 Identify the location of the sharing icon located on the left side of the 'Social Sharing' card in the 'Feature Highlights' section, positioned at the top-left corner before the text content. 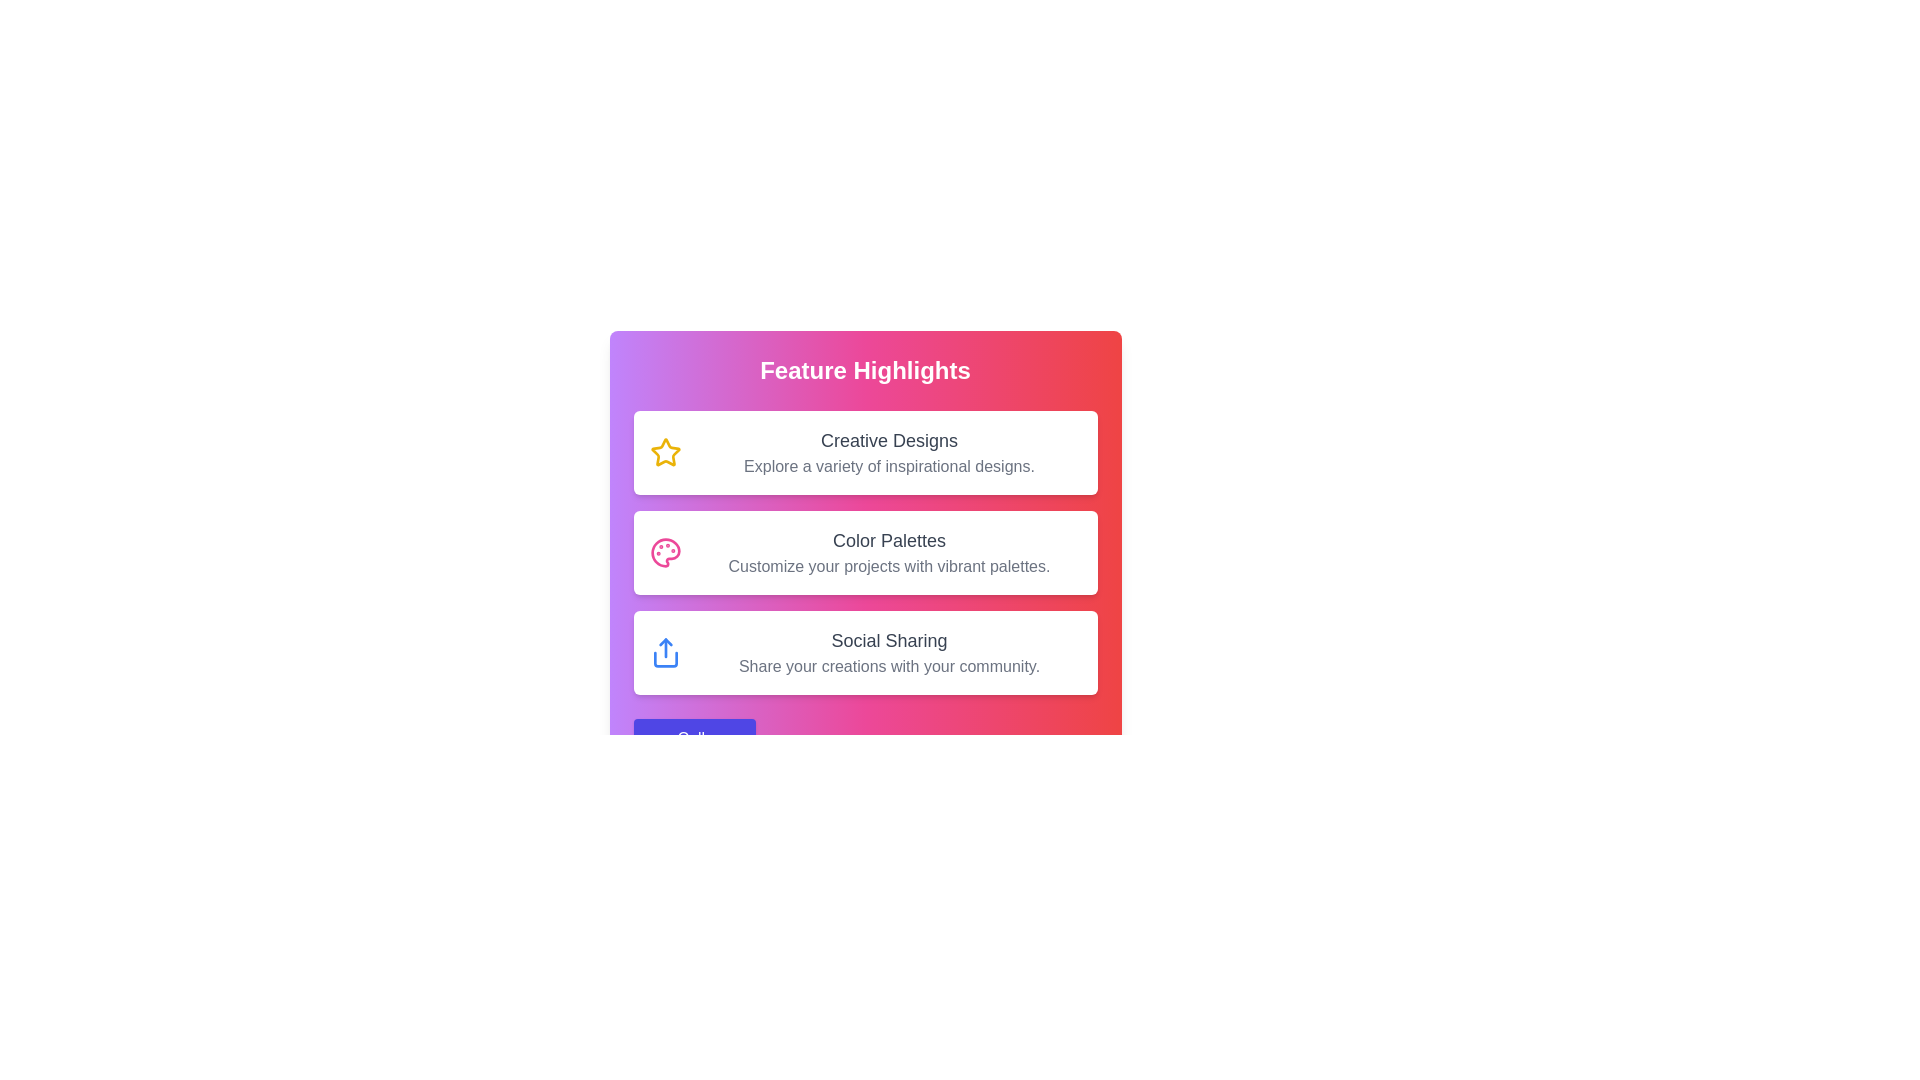
(665, 652).